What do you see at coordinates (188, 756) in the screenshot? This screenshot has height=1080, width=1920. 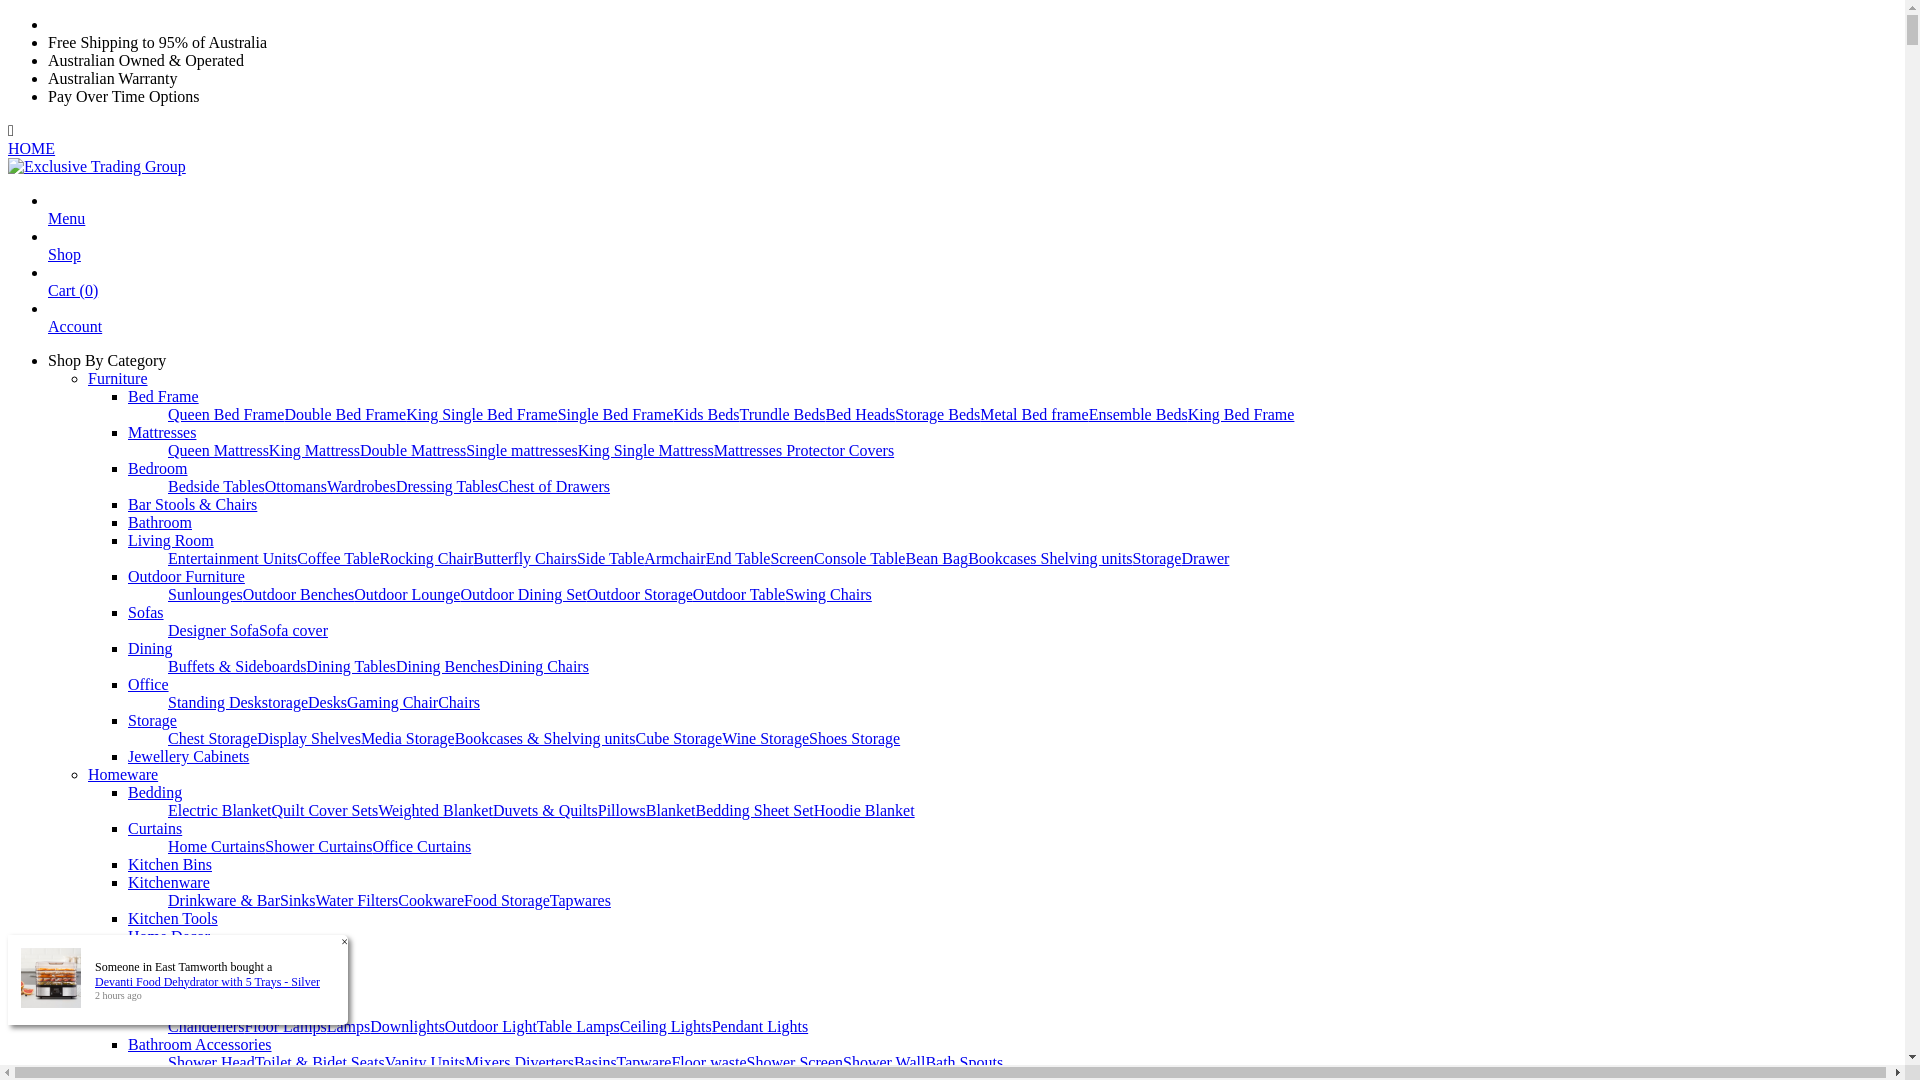 I see `'Jewellery Cabinets'` at bounding box center [188, 756].